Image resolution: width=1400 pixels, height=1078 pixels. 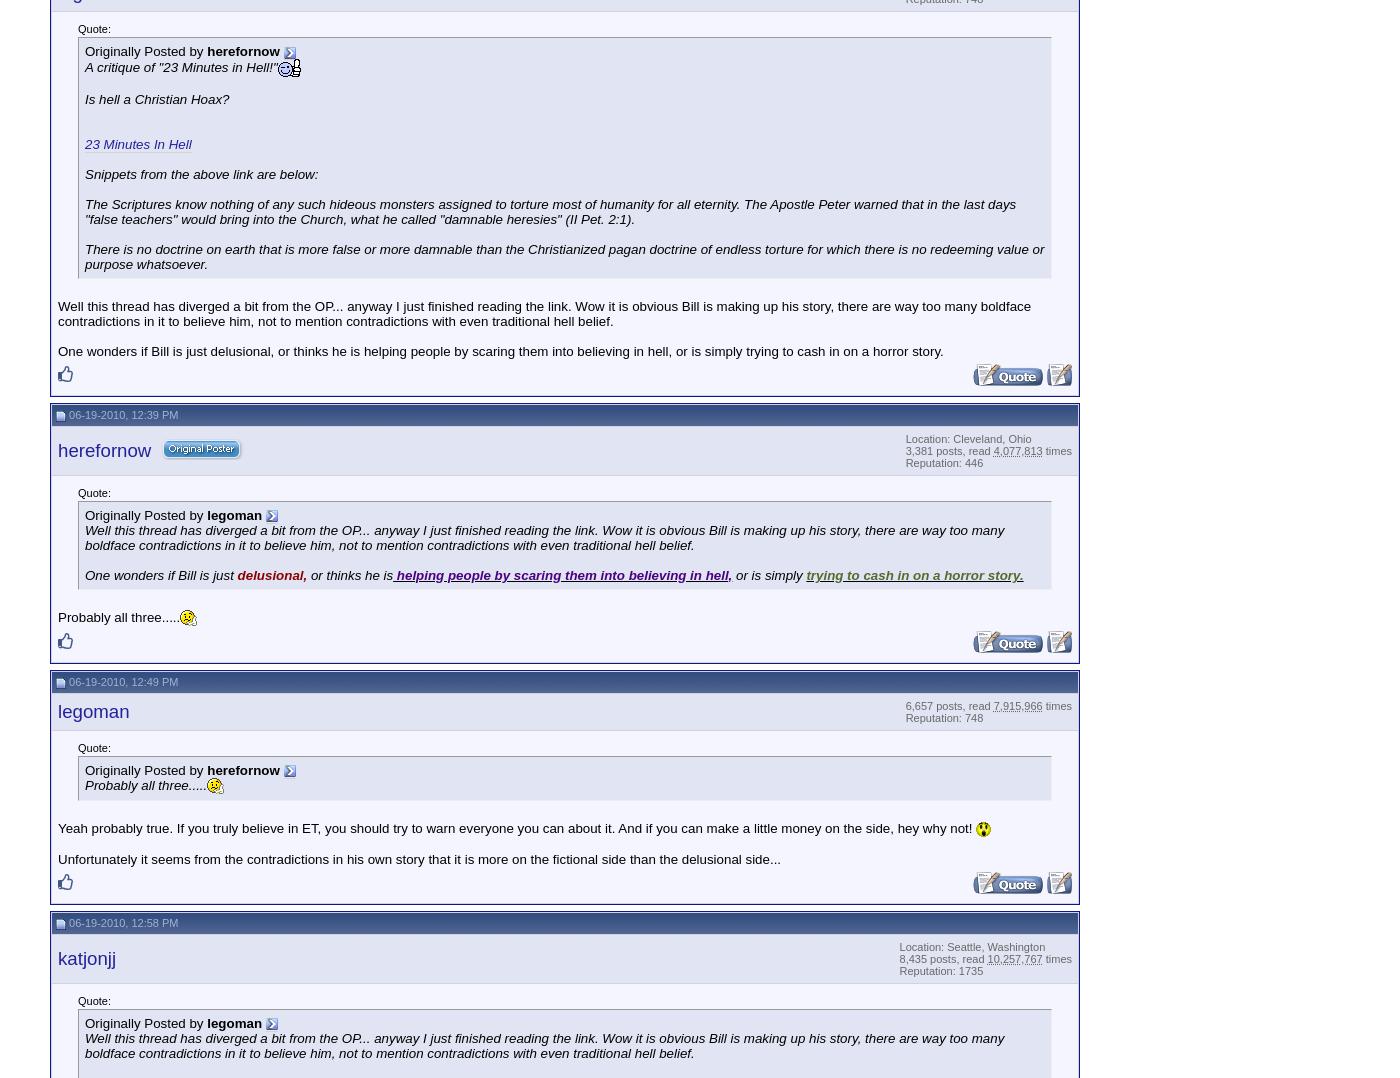 I want to click on '3,381 posts, read', so click(x=949, y=449).